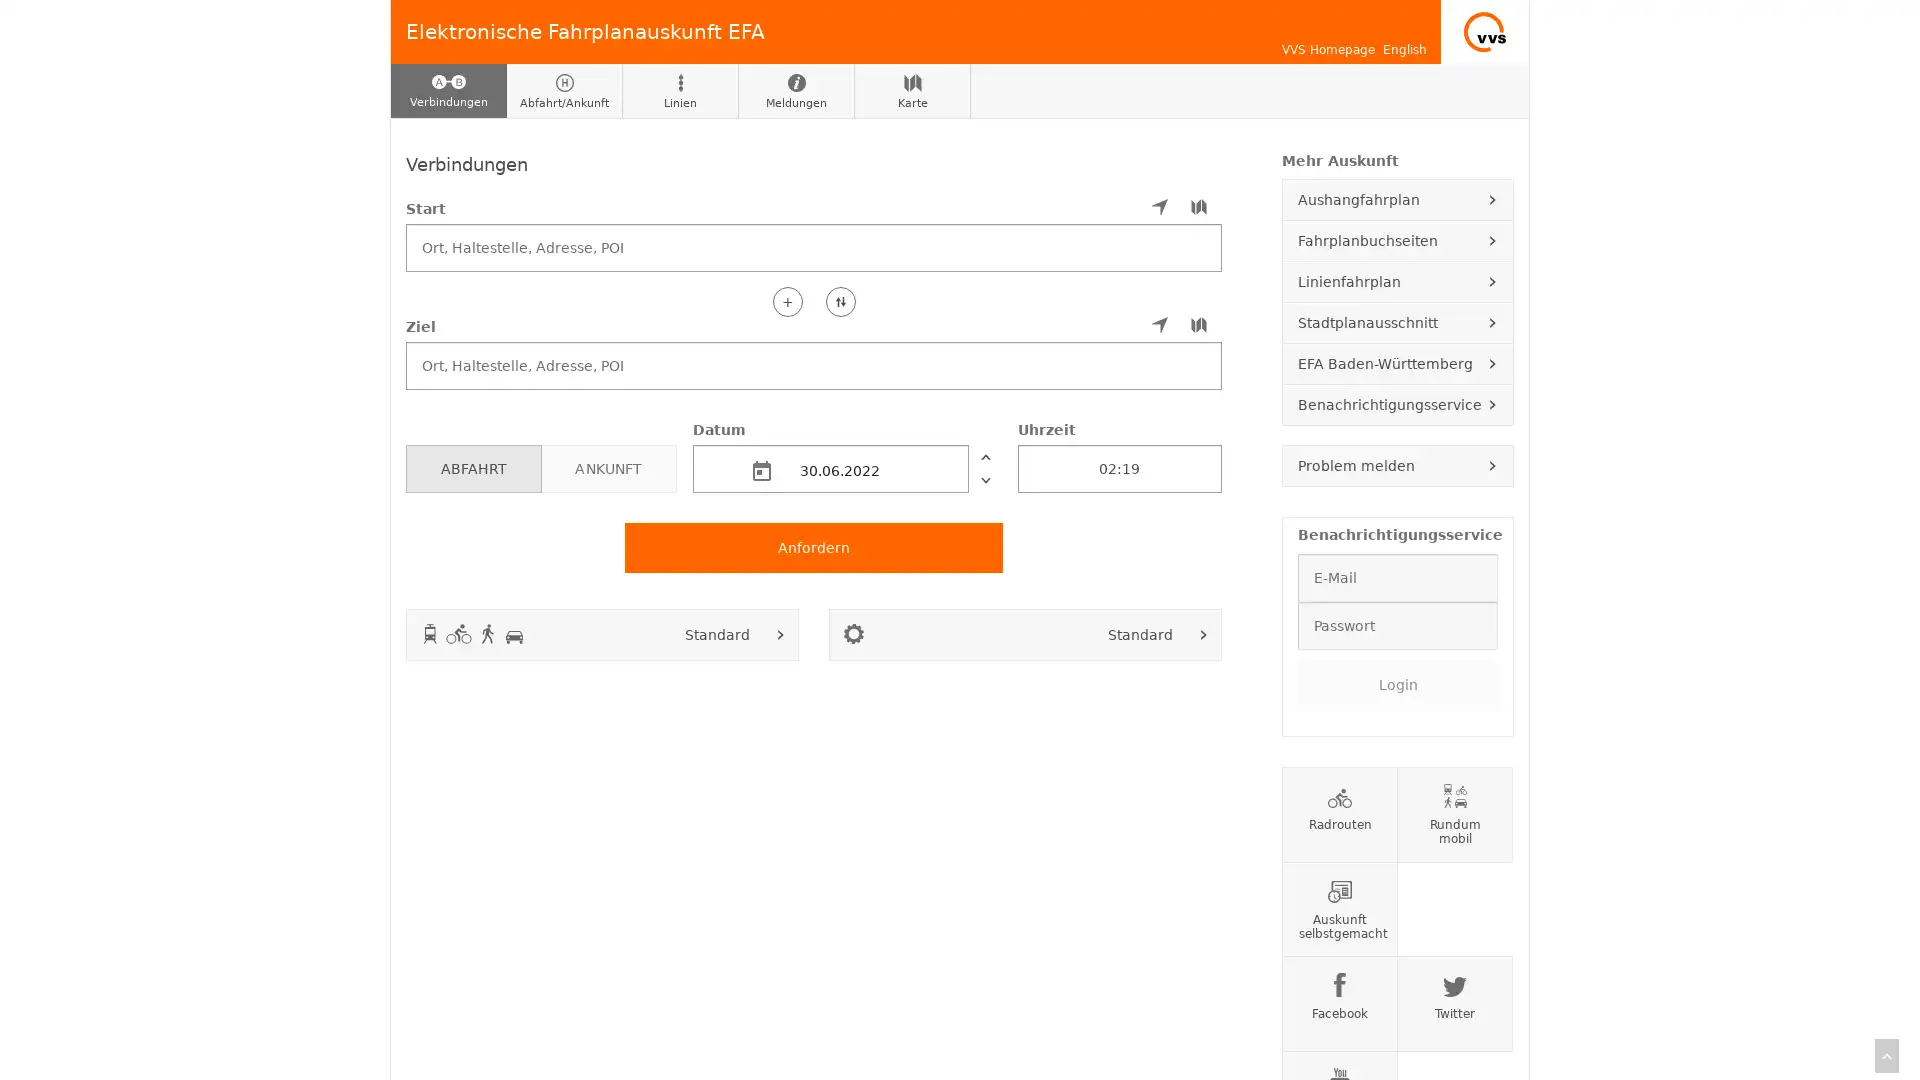 Image resolution: width=1920 pixels, height=1080 pixels. I want to click on Anfordern, so click(814, 547).